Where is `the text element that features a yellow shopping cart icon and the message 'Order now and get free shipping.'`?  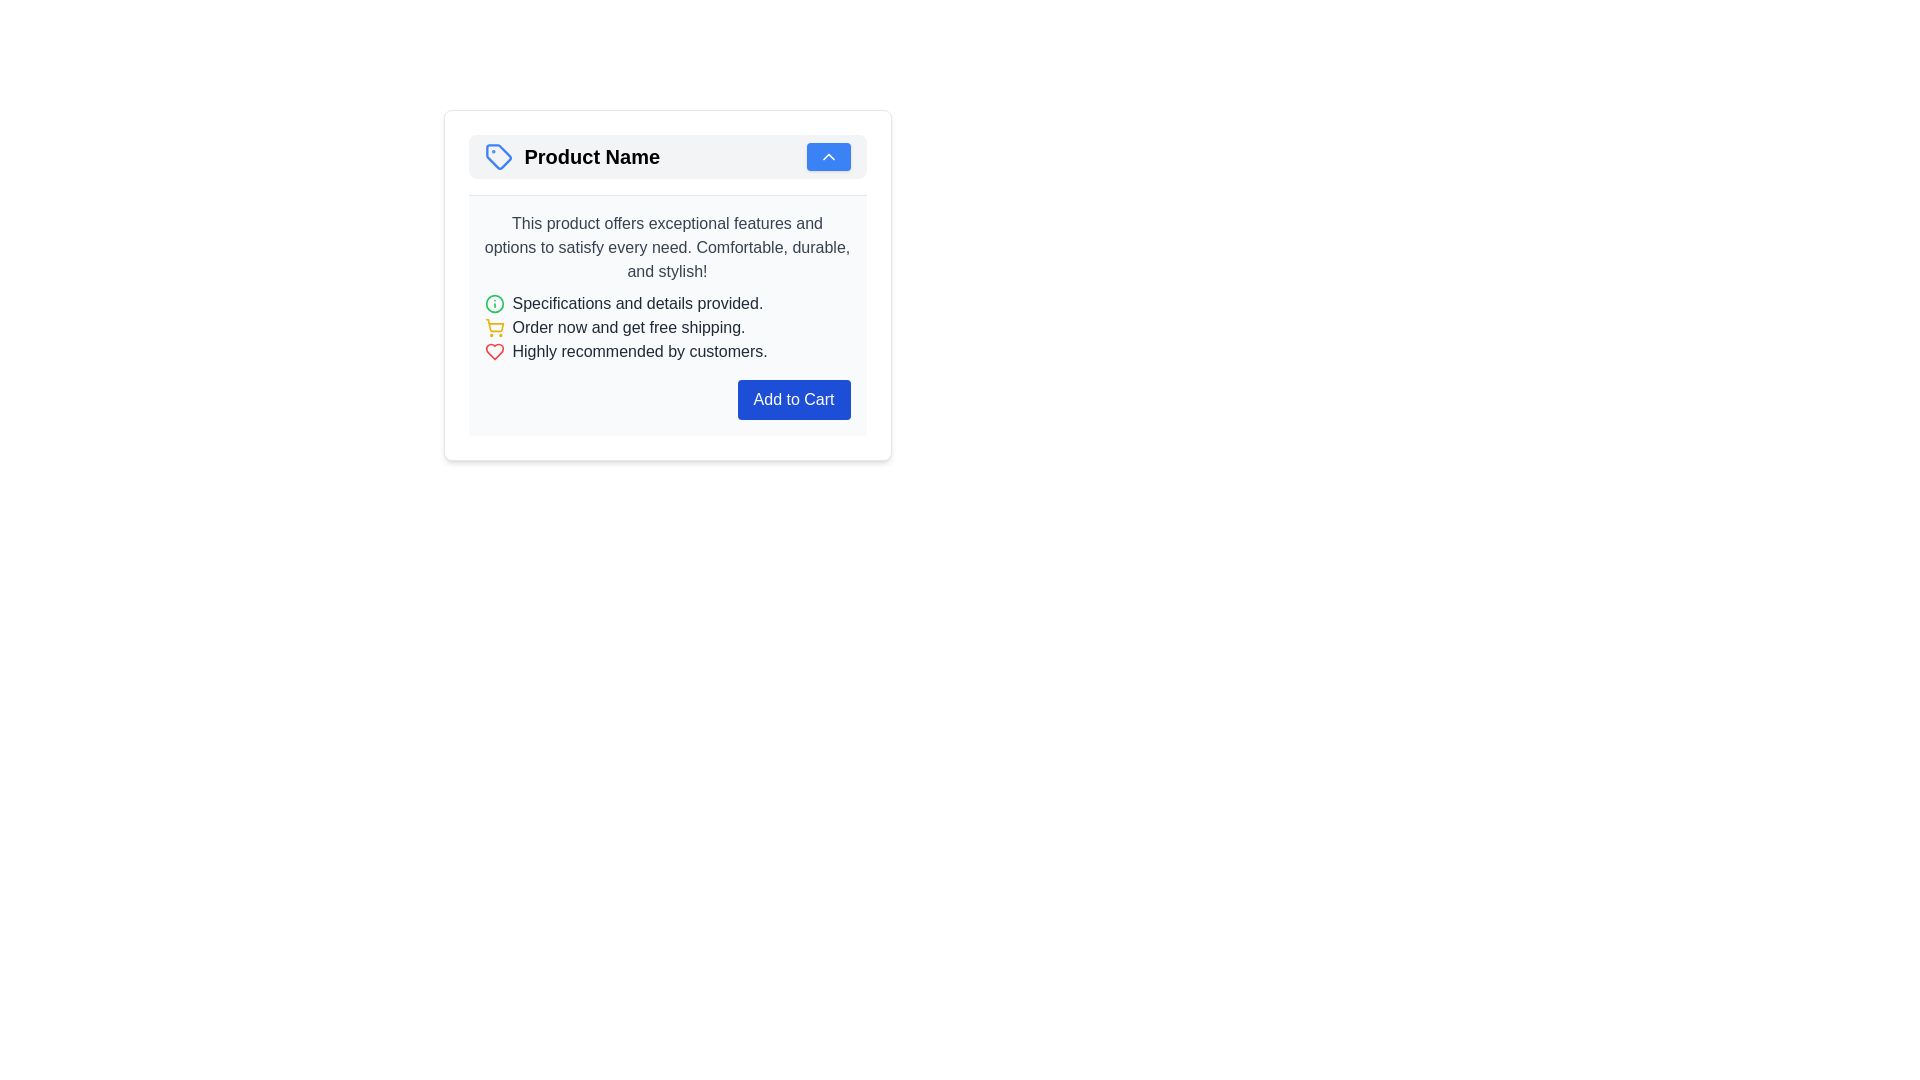 the text element that features a yellow shopping cart icon and the message 'Order now and get free shipping.' is located at coordinates (667, 326).